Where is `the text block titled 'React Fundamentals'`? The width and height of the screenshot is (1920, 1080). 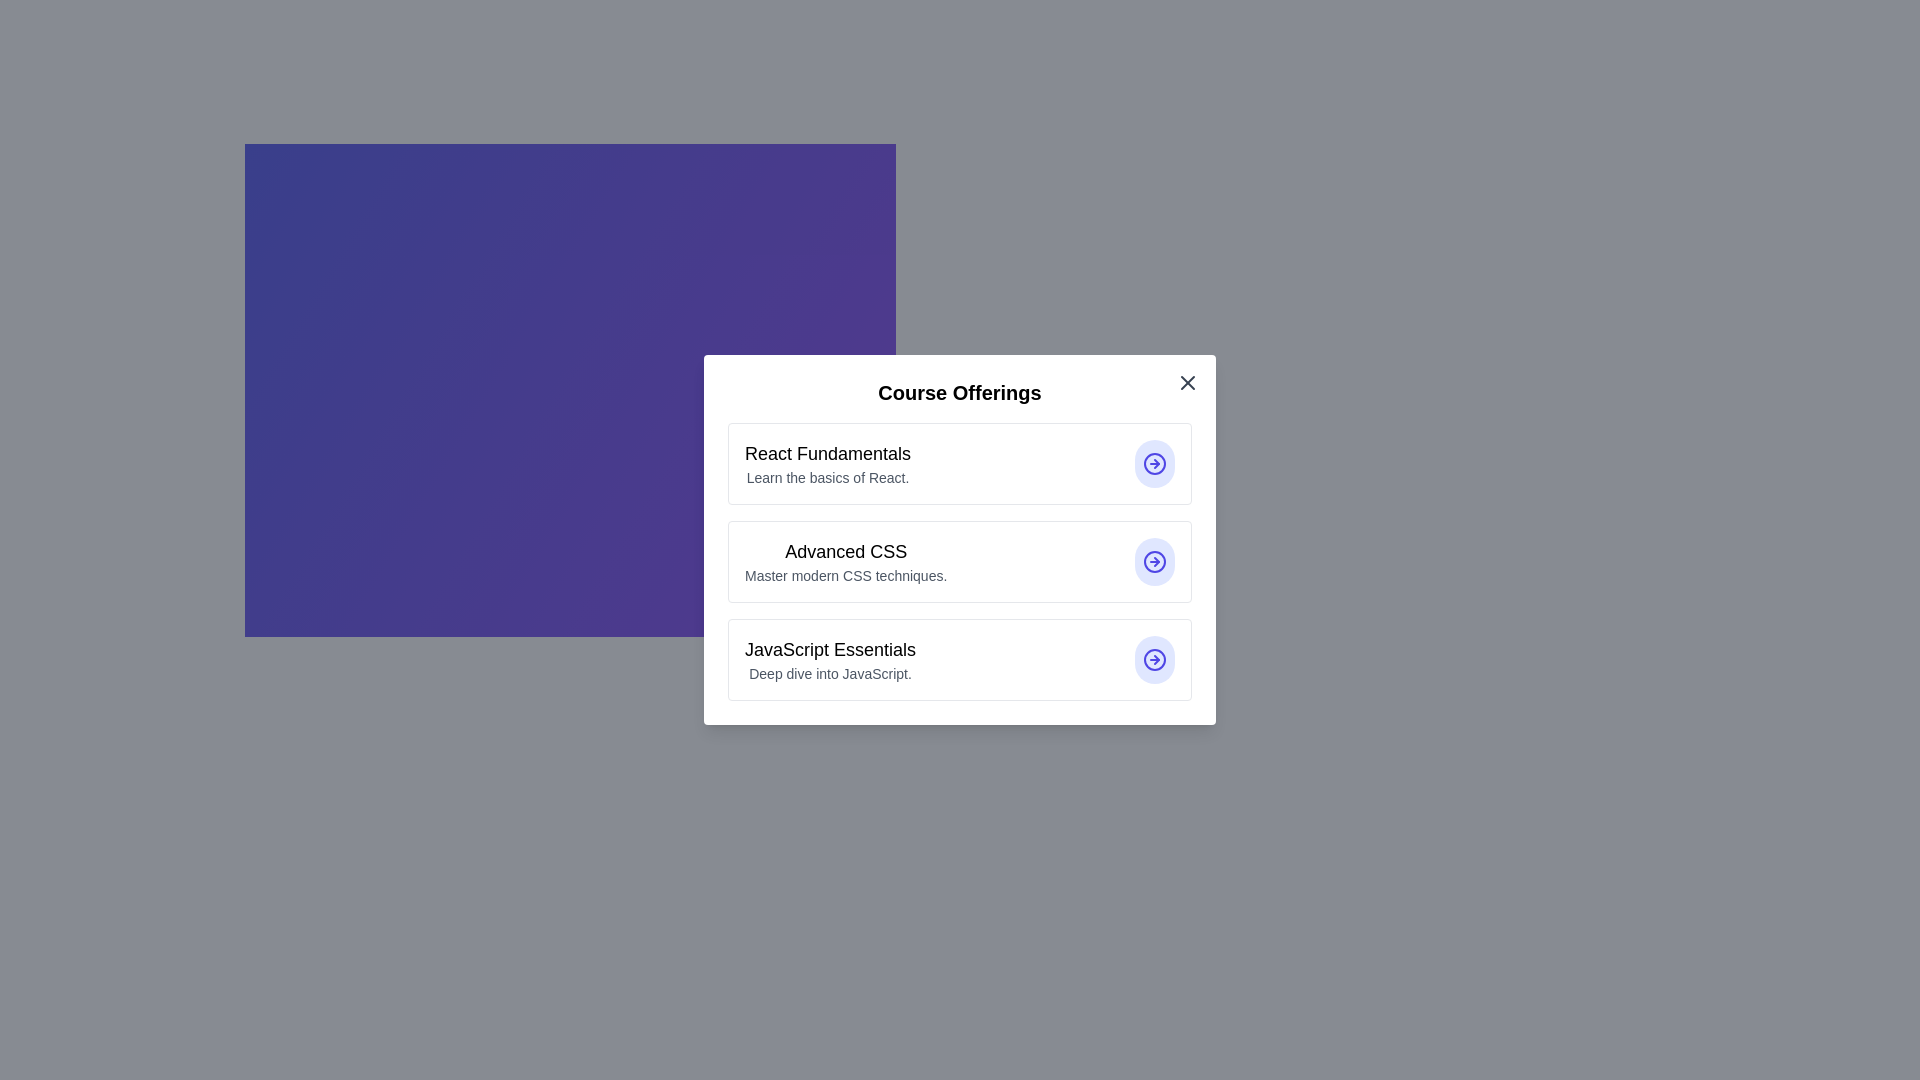 the text block titled 'React Fundamentals' is located at coordinates (828, 463).